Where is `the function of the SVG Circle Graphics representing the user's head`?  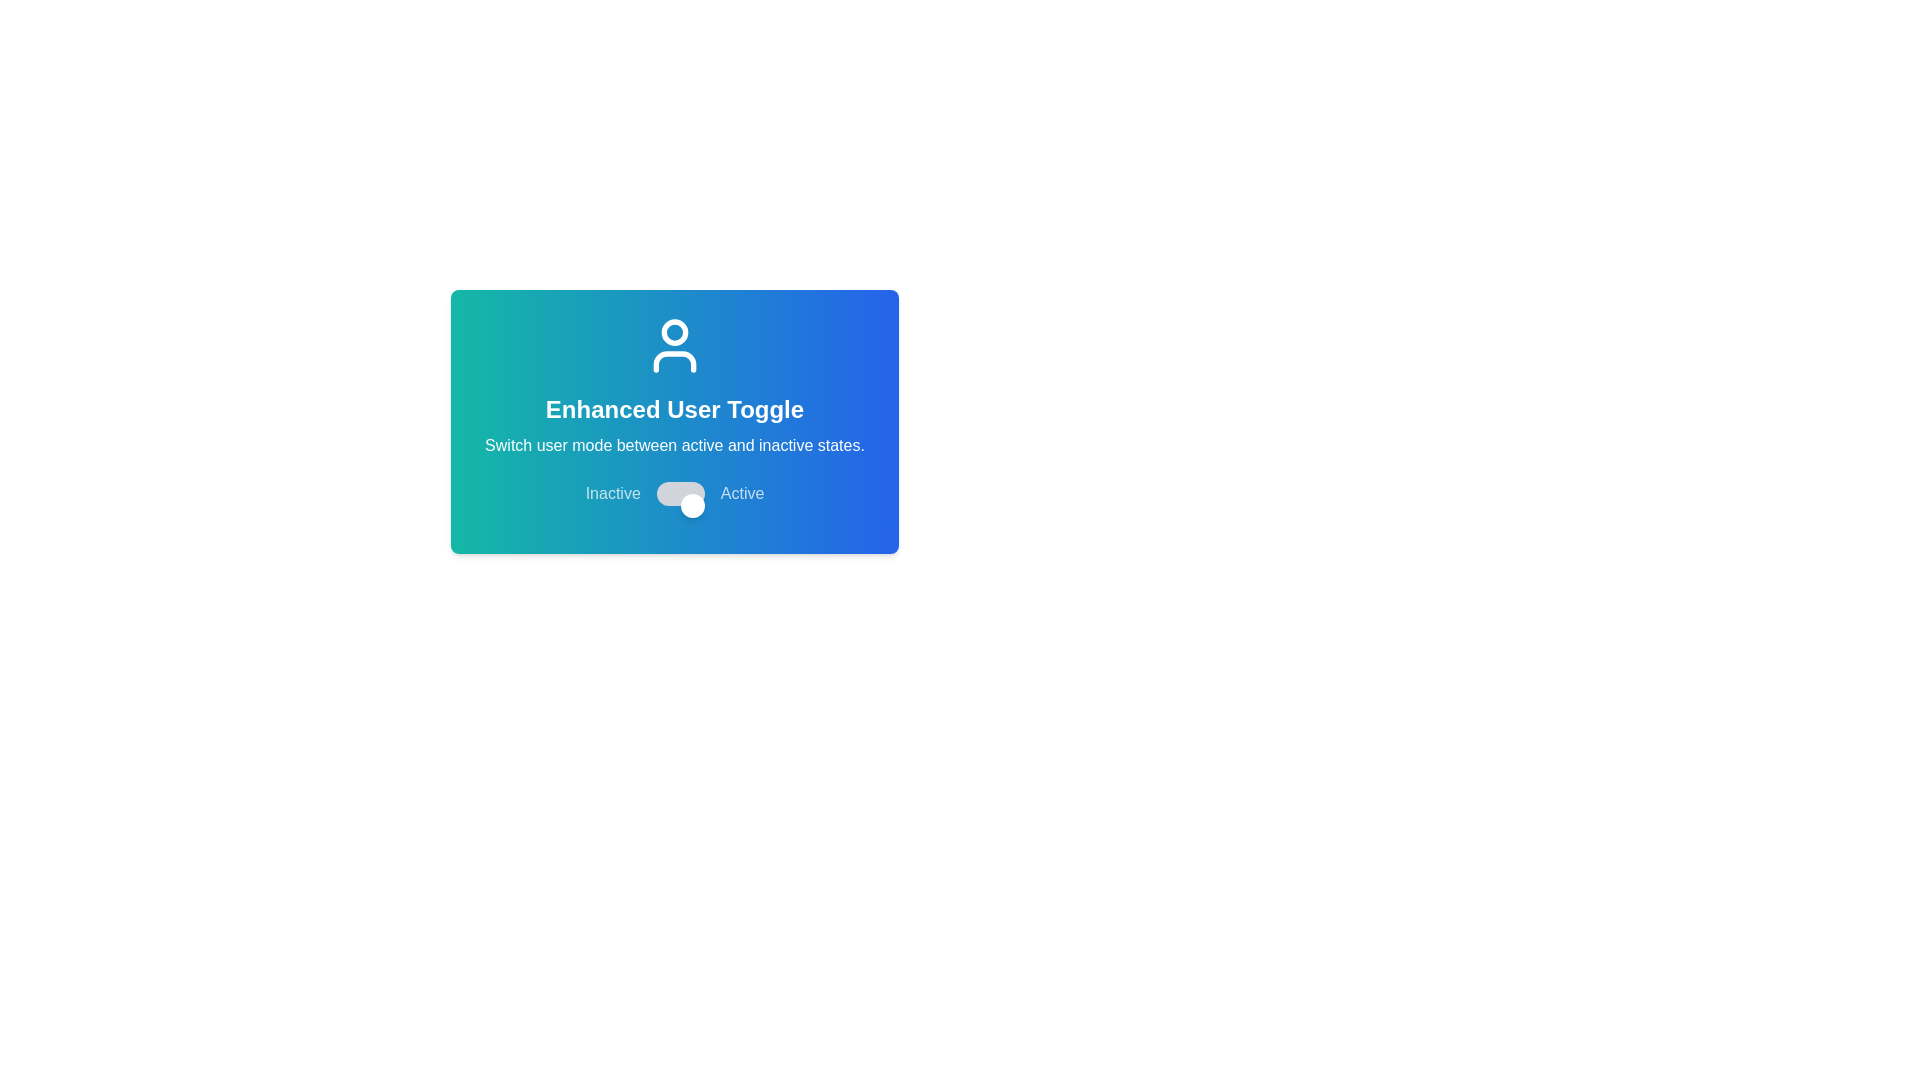
the function of the SVG Circle Graphics representing the user's head is located at coordinates (675, 330).